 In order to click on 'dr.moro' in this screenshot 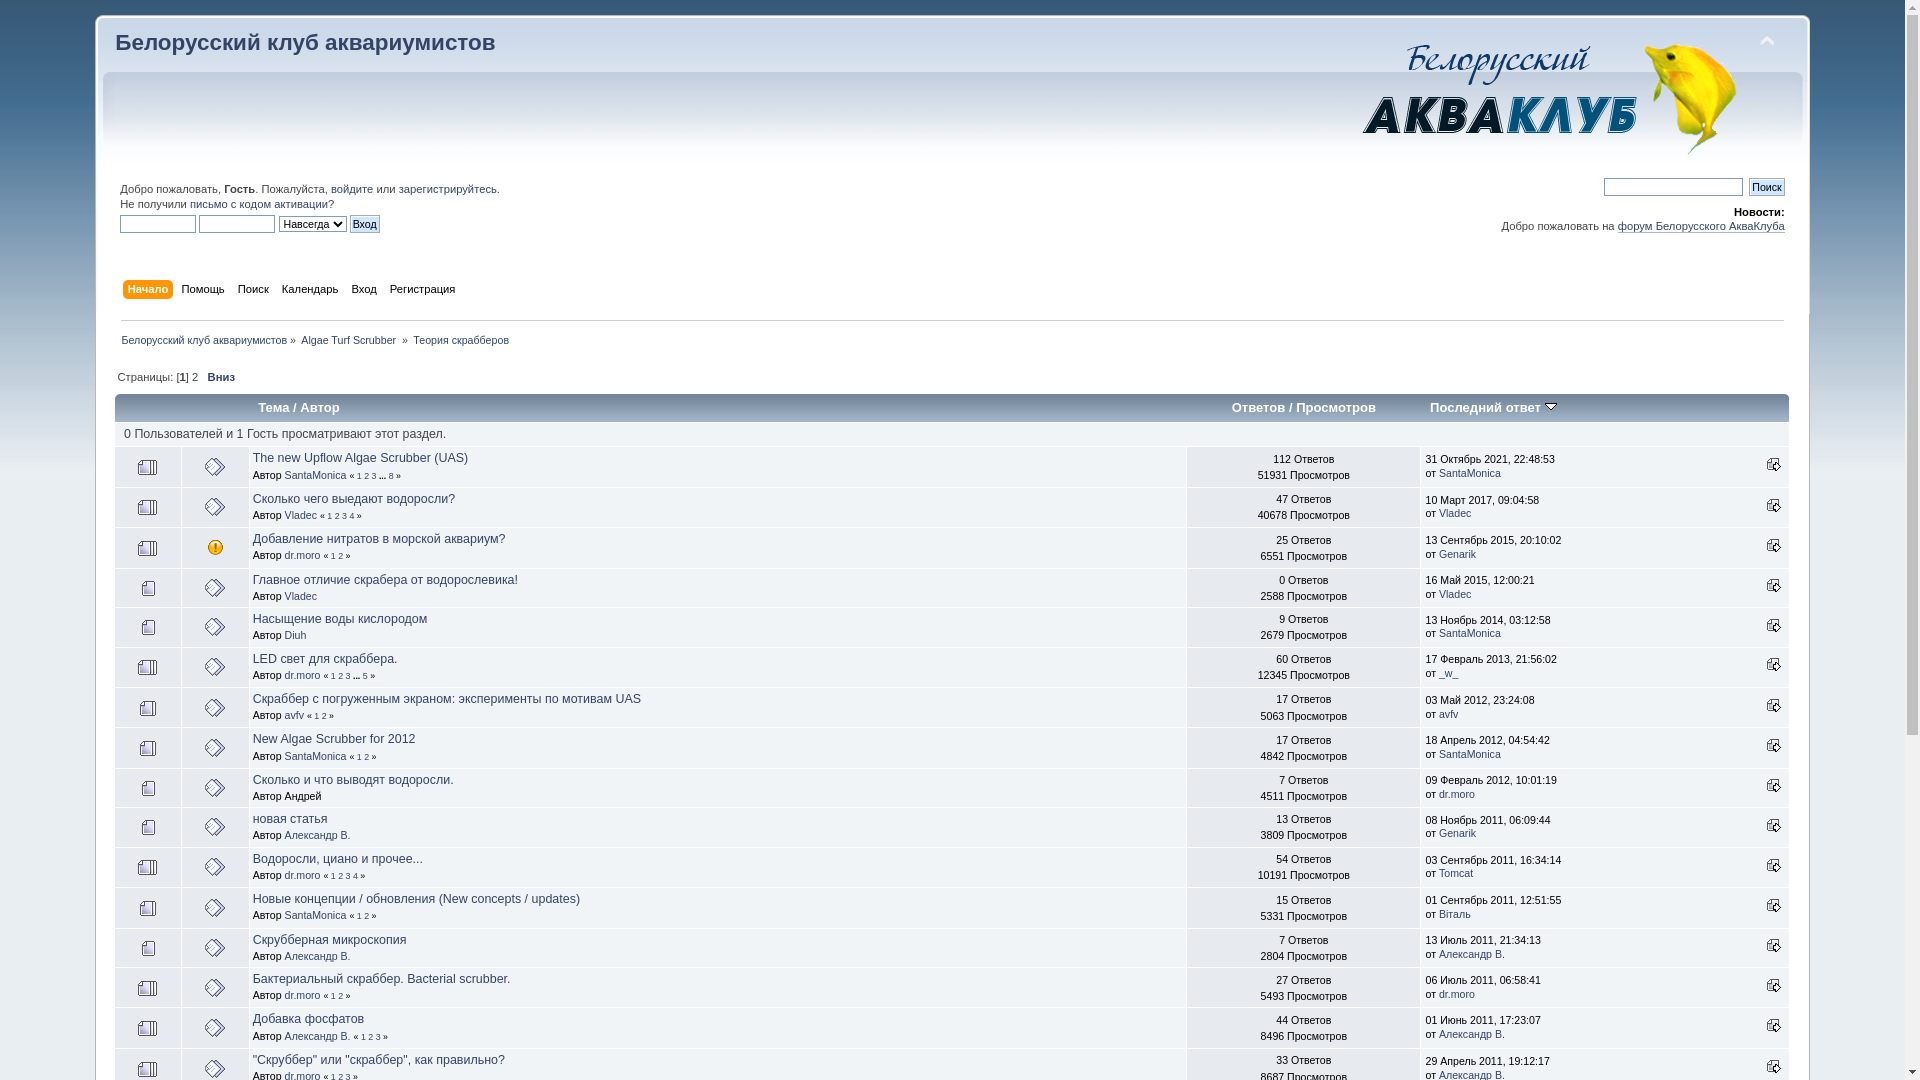, I will do `click(1457, 793)`.